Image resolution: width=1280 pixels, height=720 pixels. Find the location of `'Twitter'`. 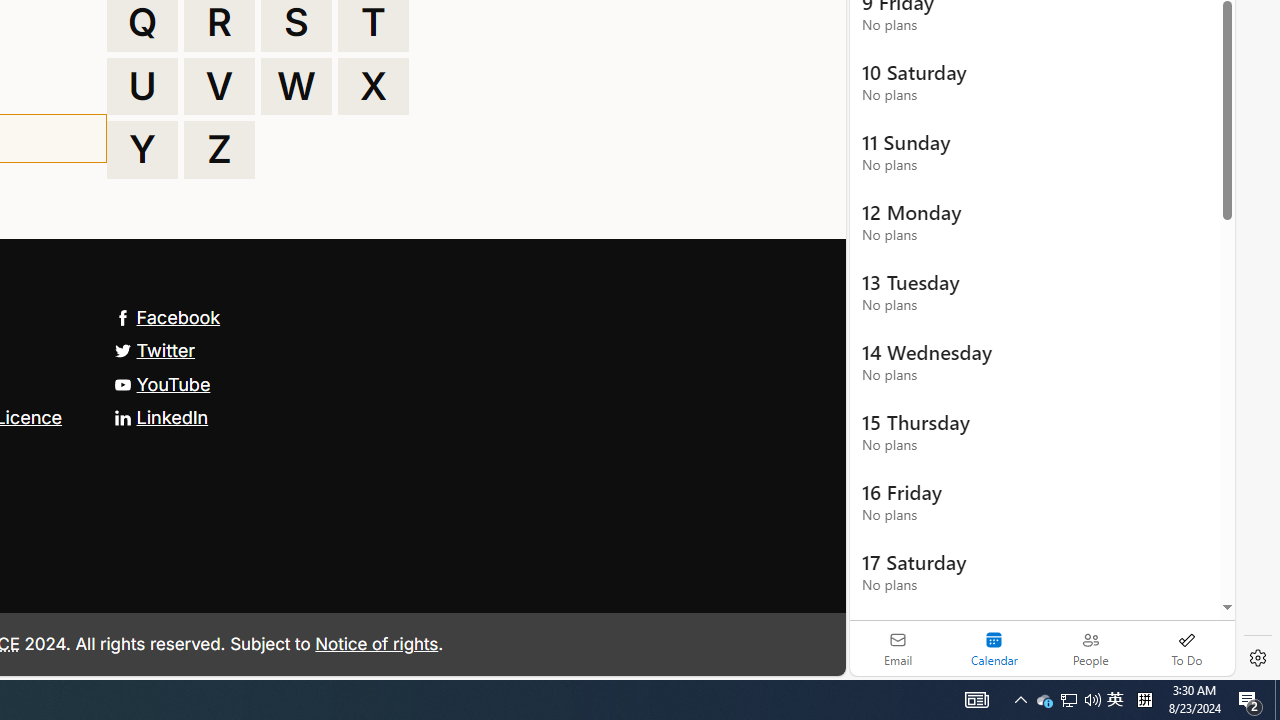

'Twitter' is located at coordinates (153, 350).